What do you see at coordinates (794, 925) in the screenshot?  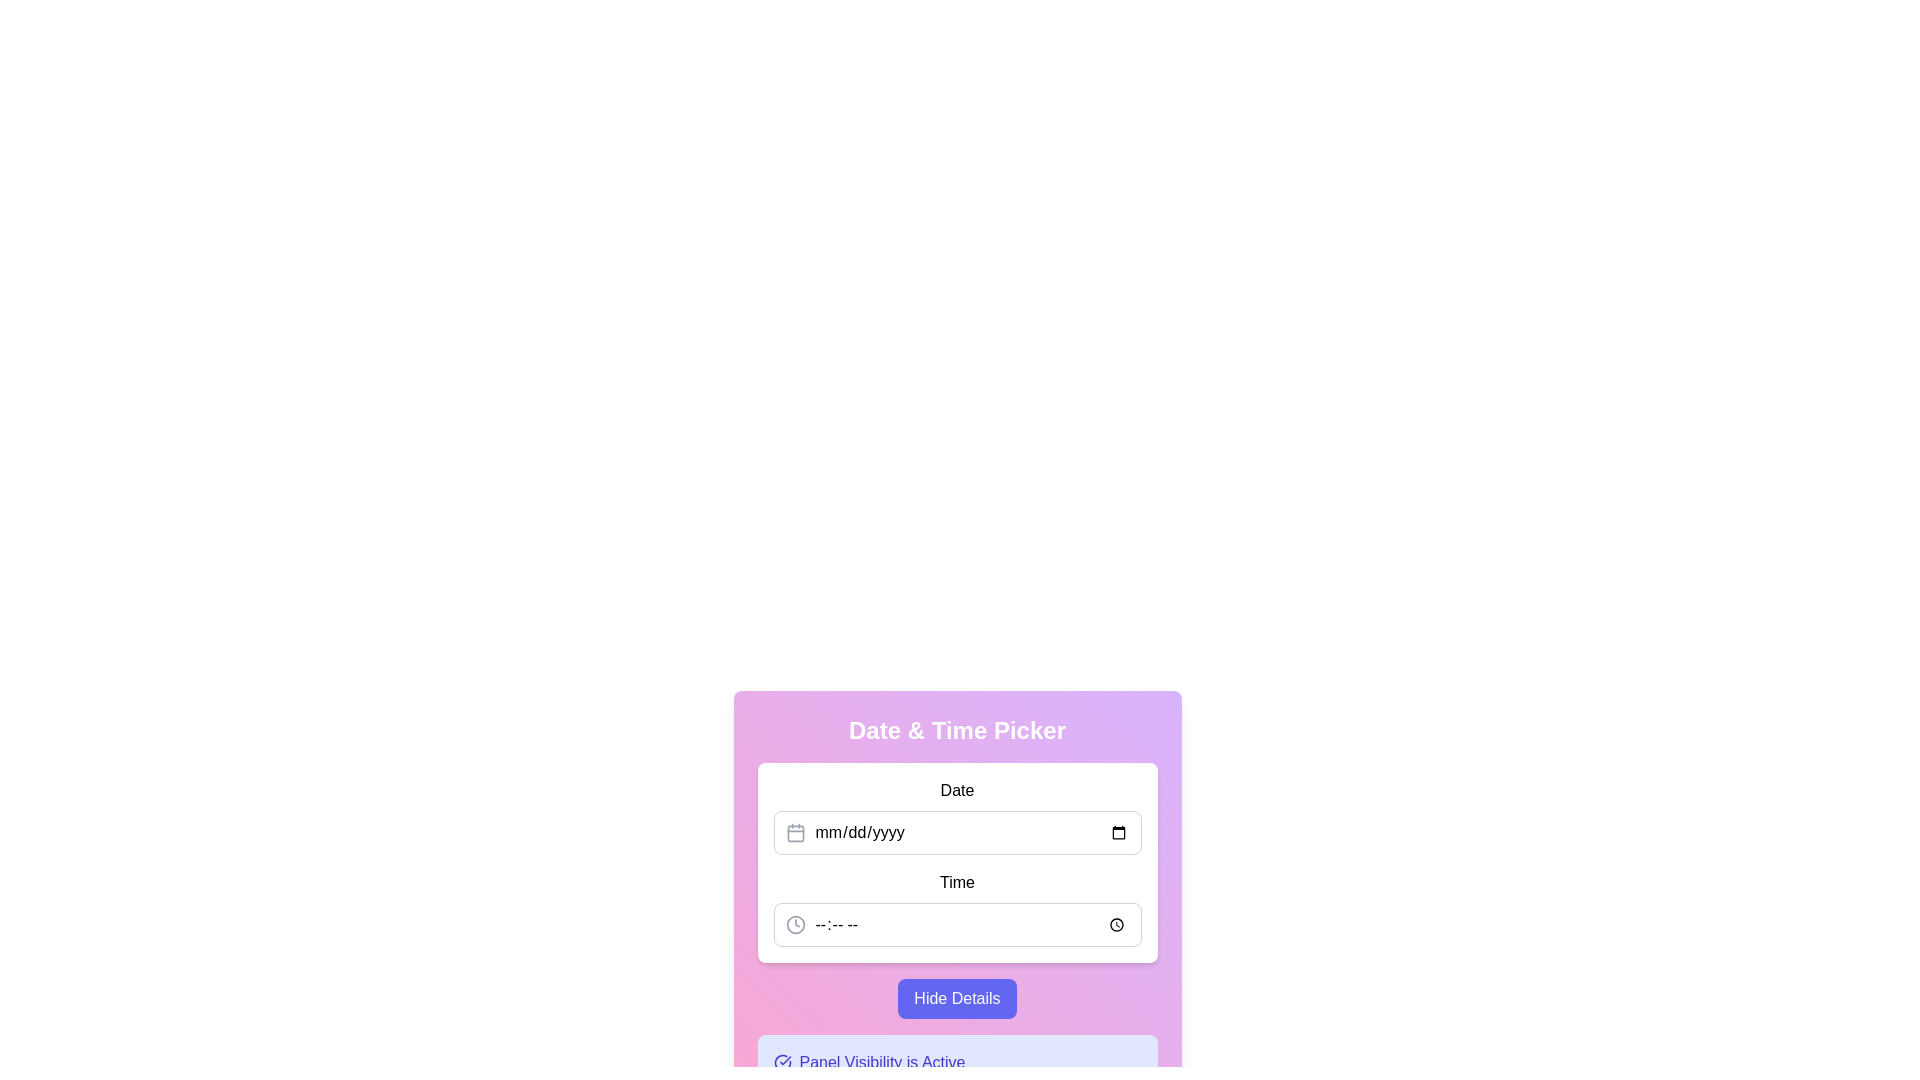 I see `the circle graphical component that visually represents the clock icon in the 'Date & Time Picker' section, located in the second row labeled 'Time'` at bounding box center [794, 925].